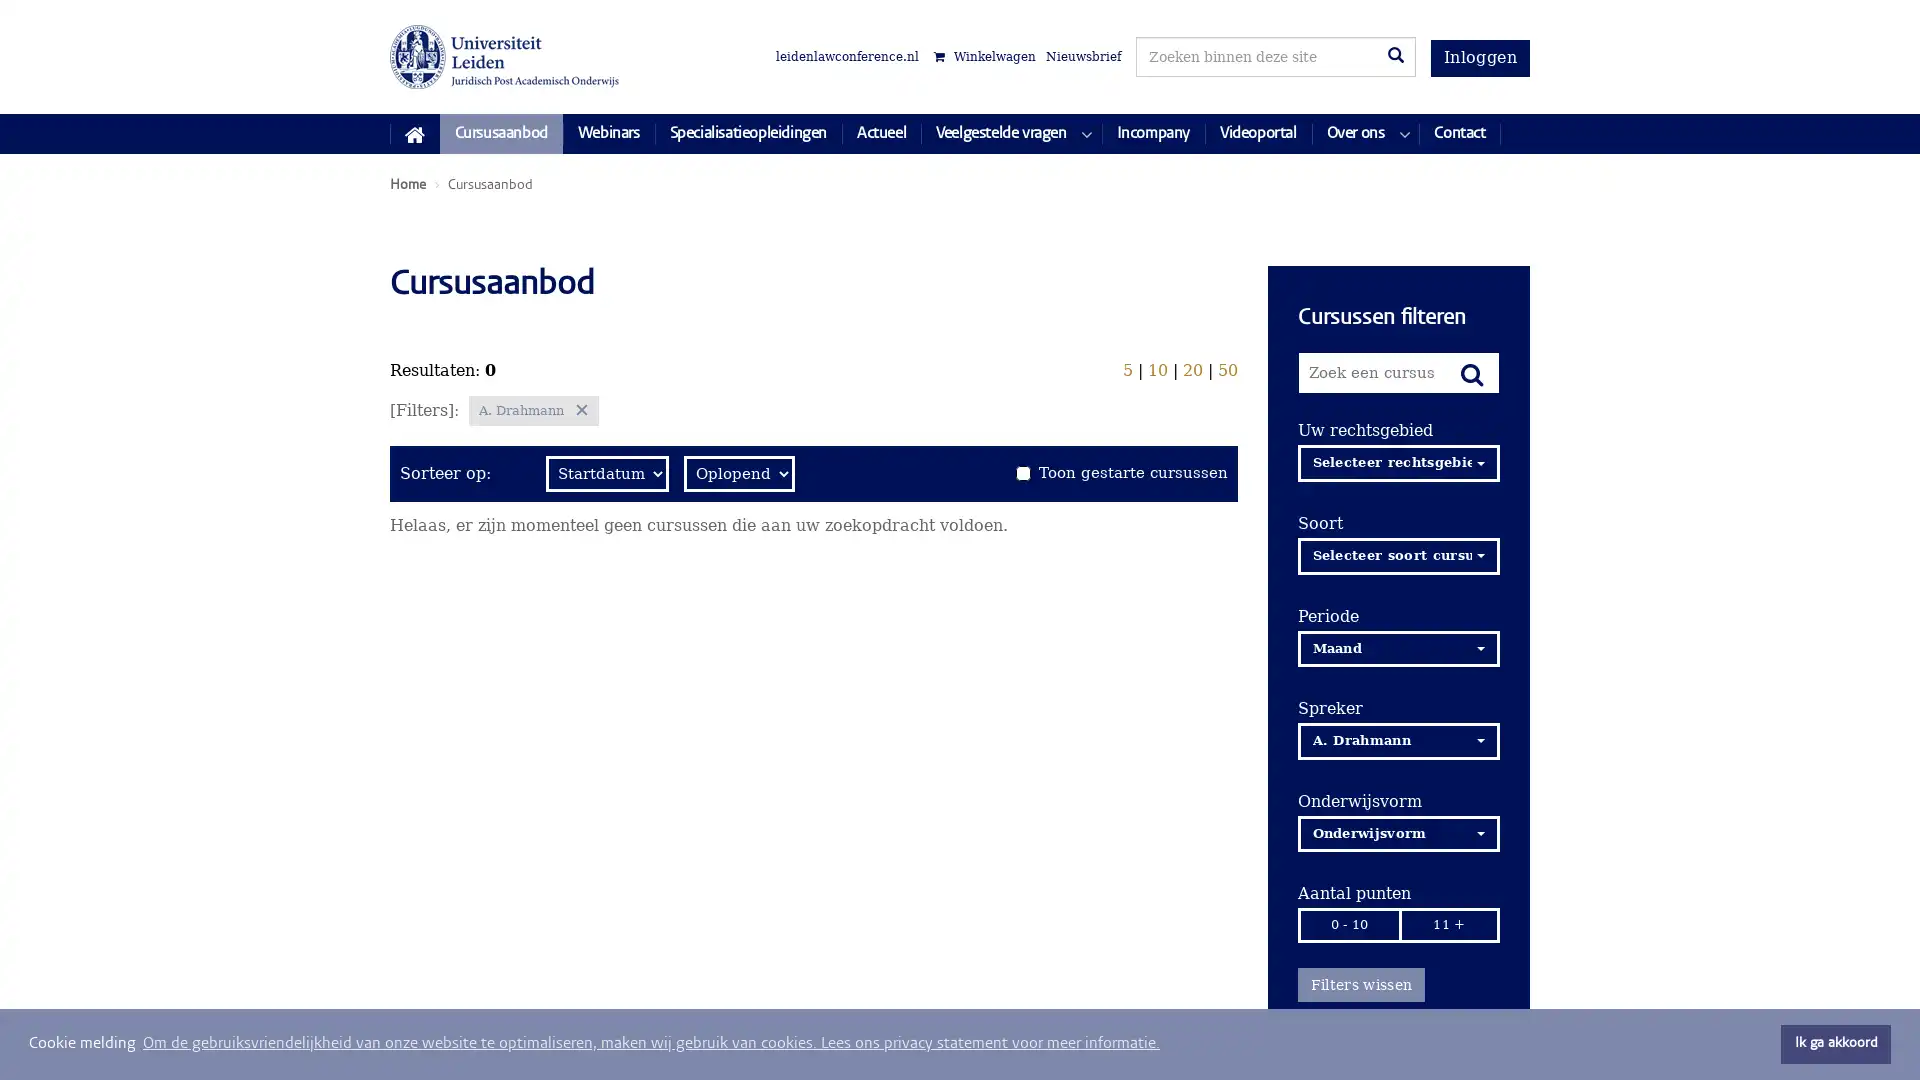  I want to click on Selecteer rechtsgebied, so click(1397, 462).